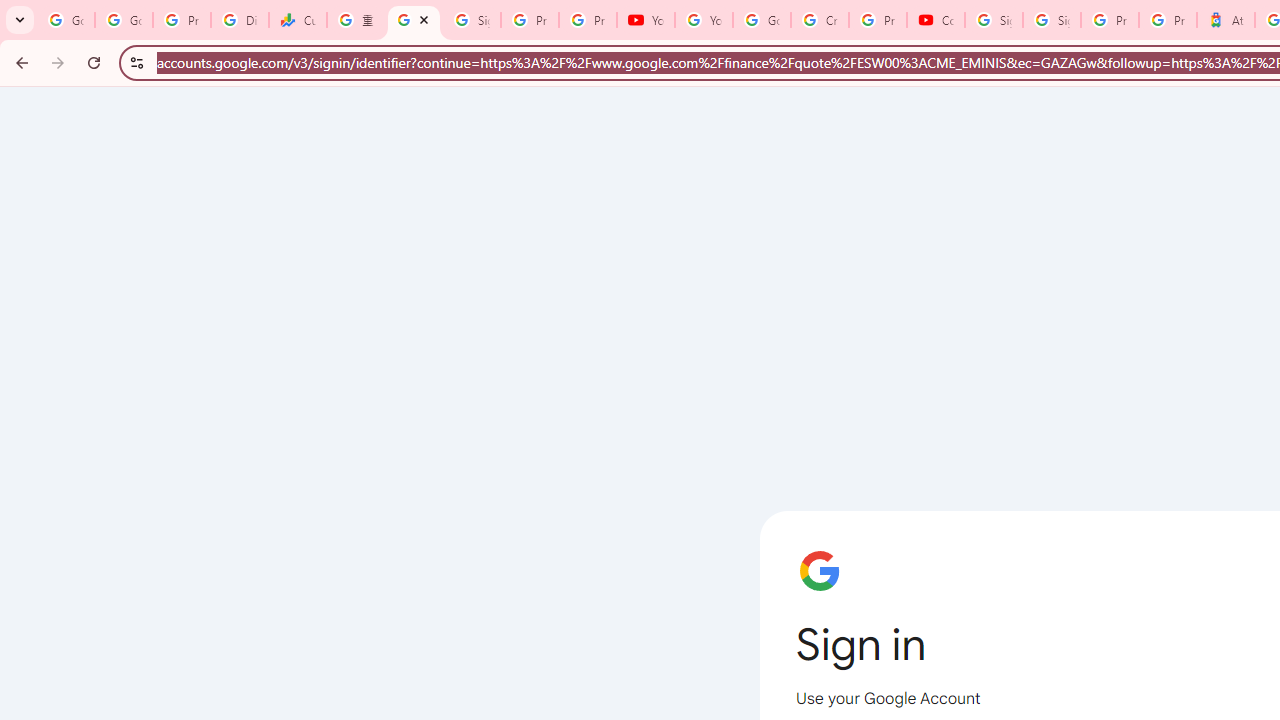  I want to click on 'Google Account Help', so click(761, 20).